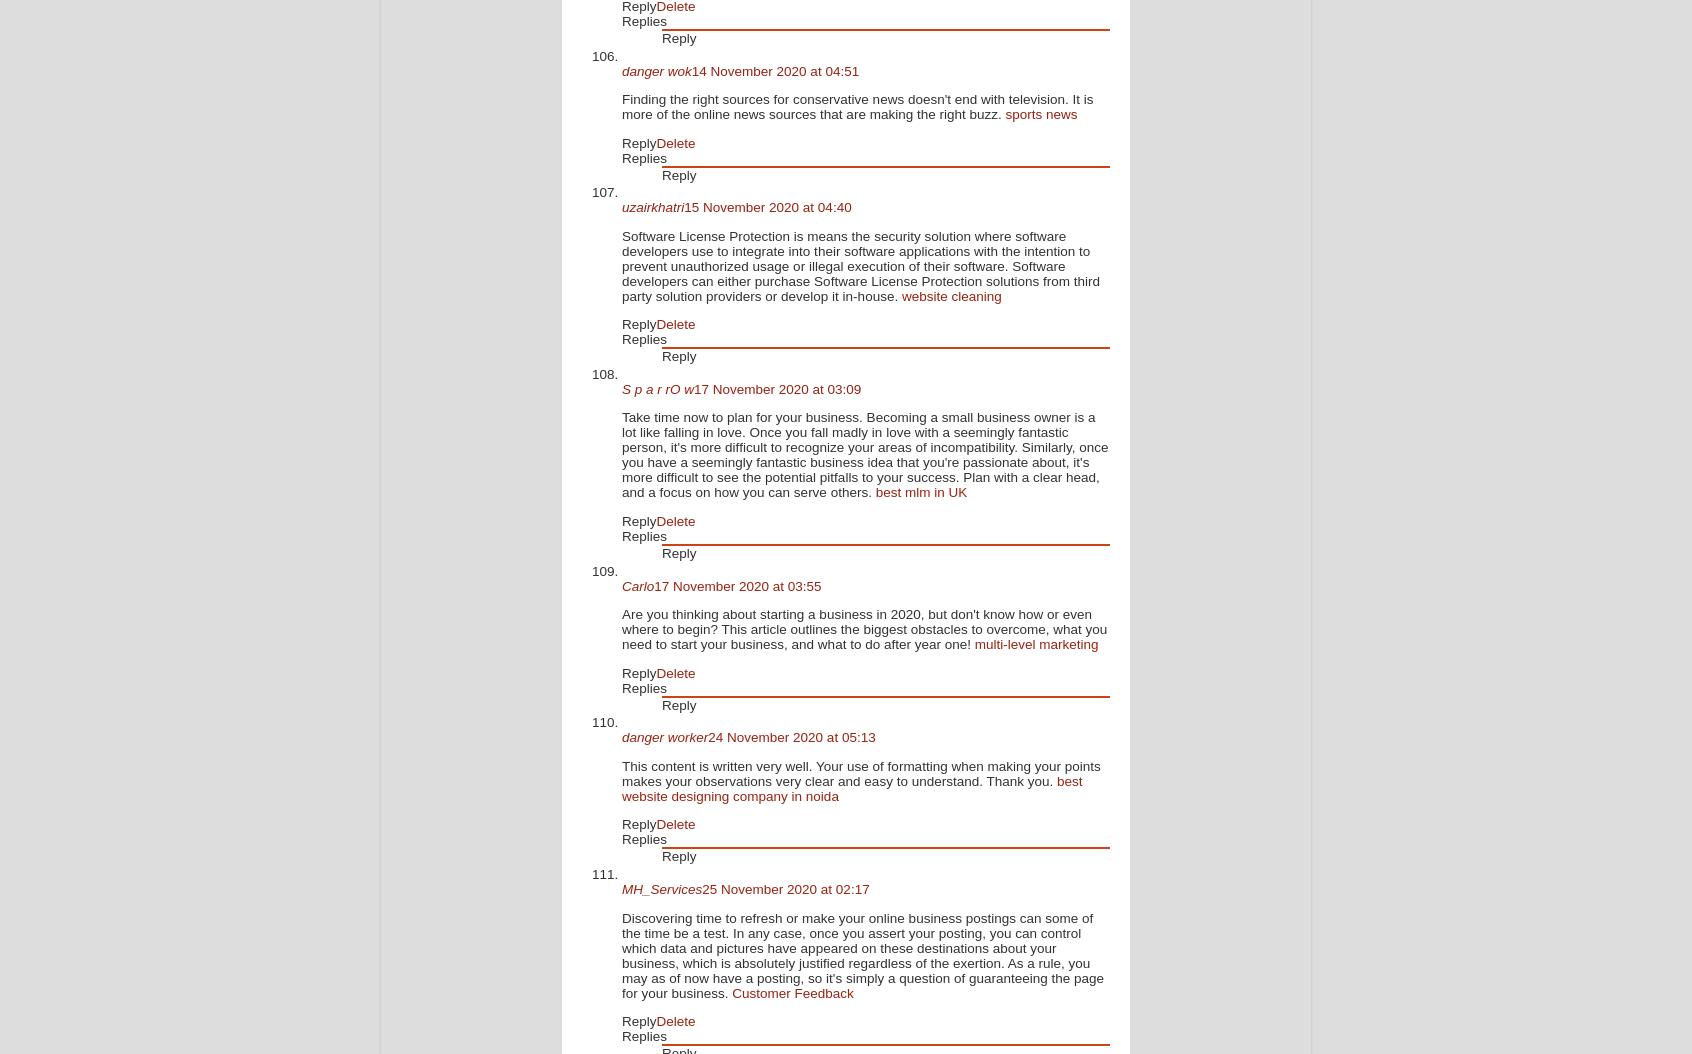 The image size is (1692, 1054). I want to click on 'uzairkhatri', so click(652, 206).